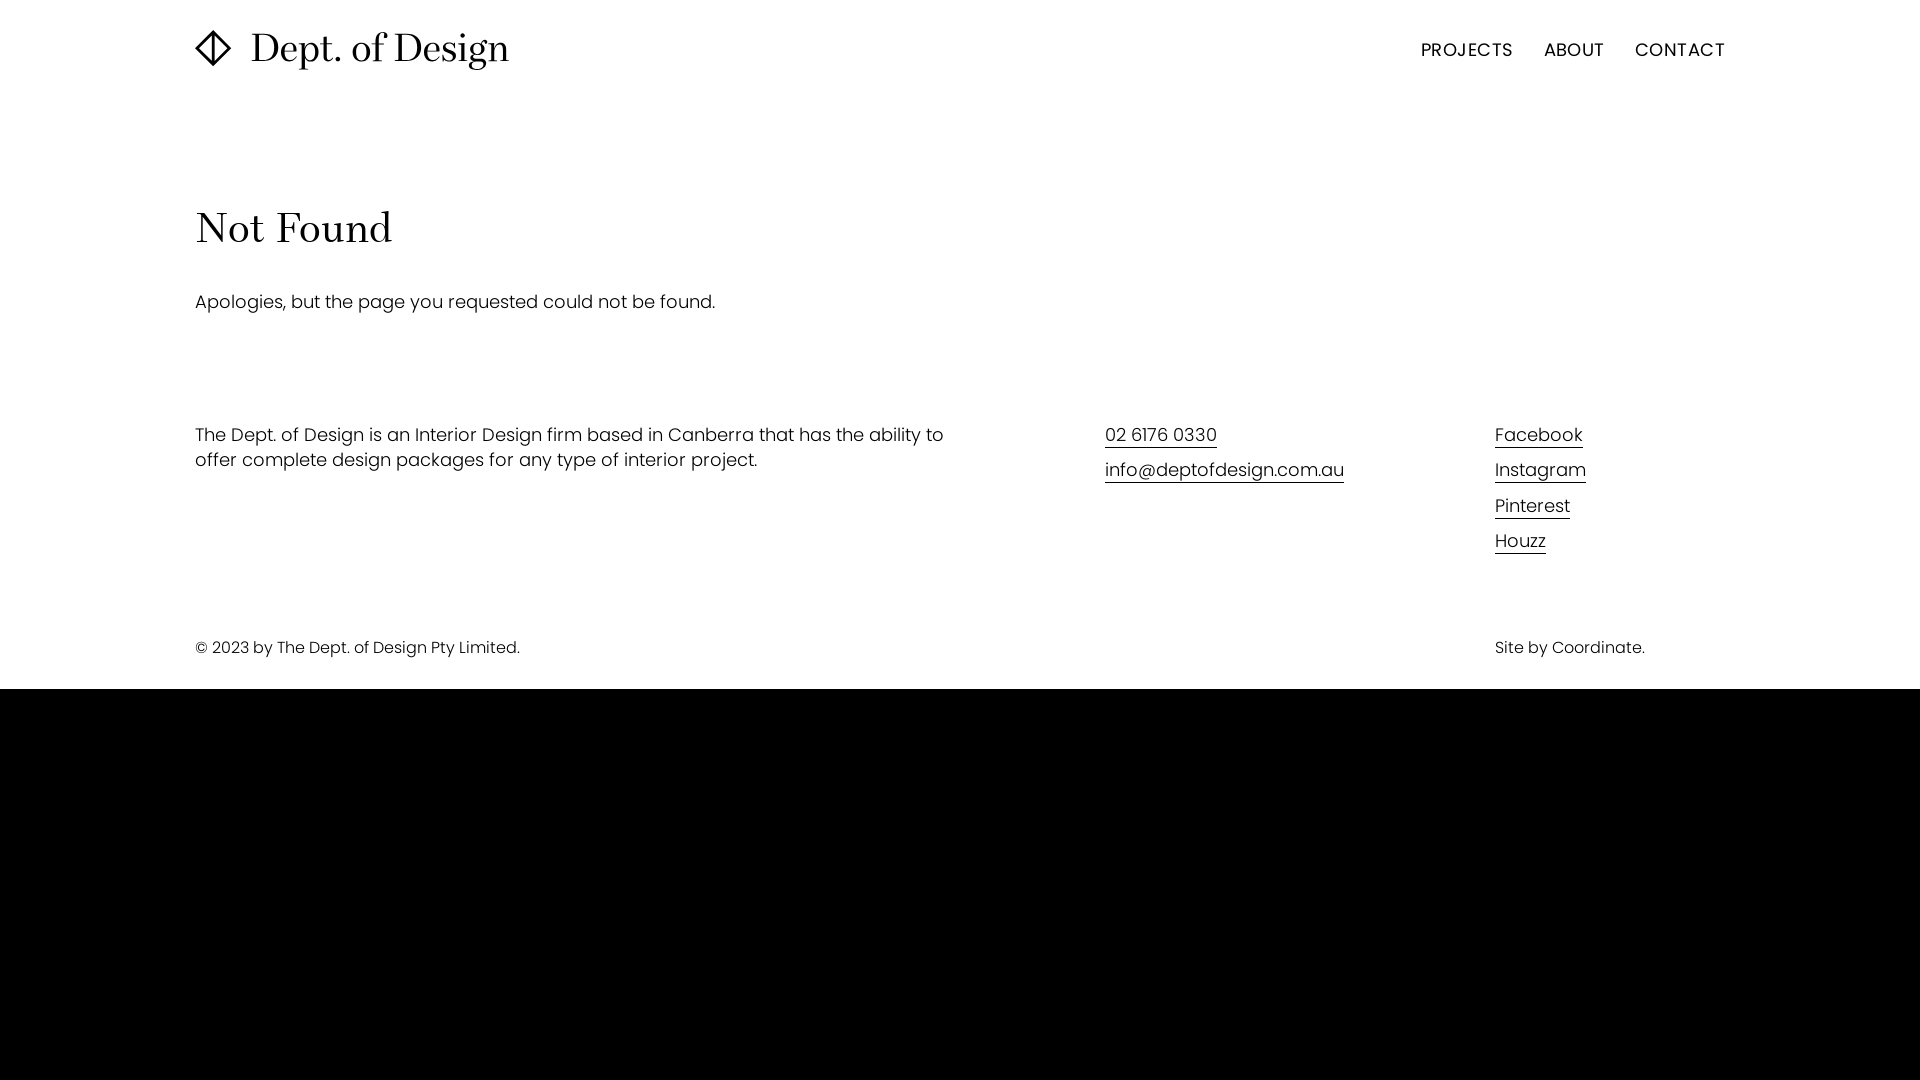  Describe the element at coordinates (1223, 469) in the screenshot. I see `'info@deptofdesign.com.au'` at that location.